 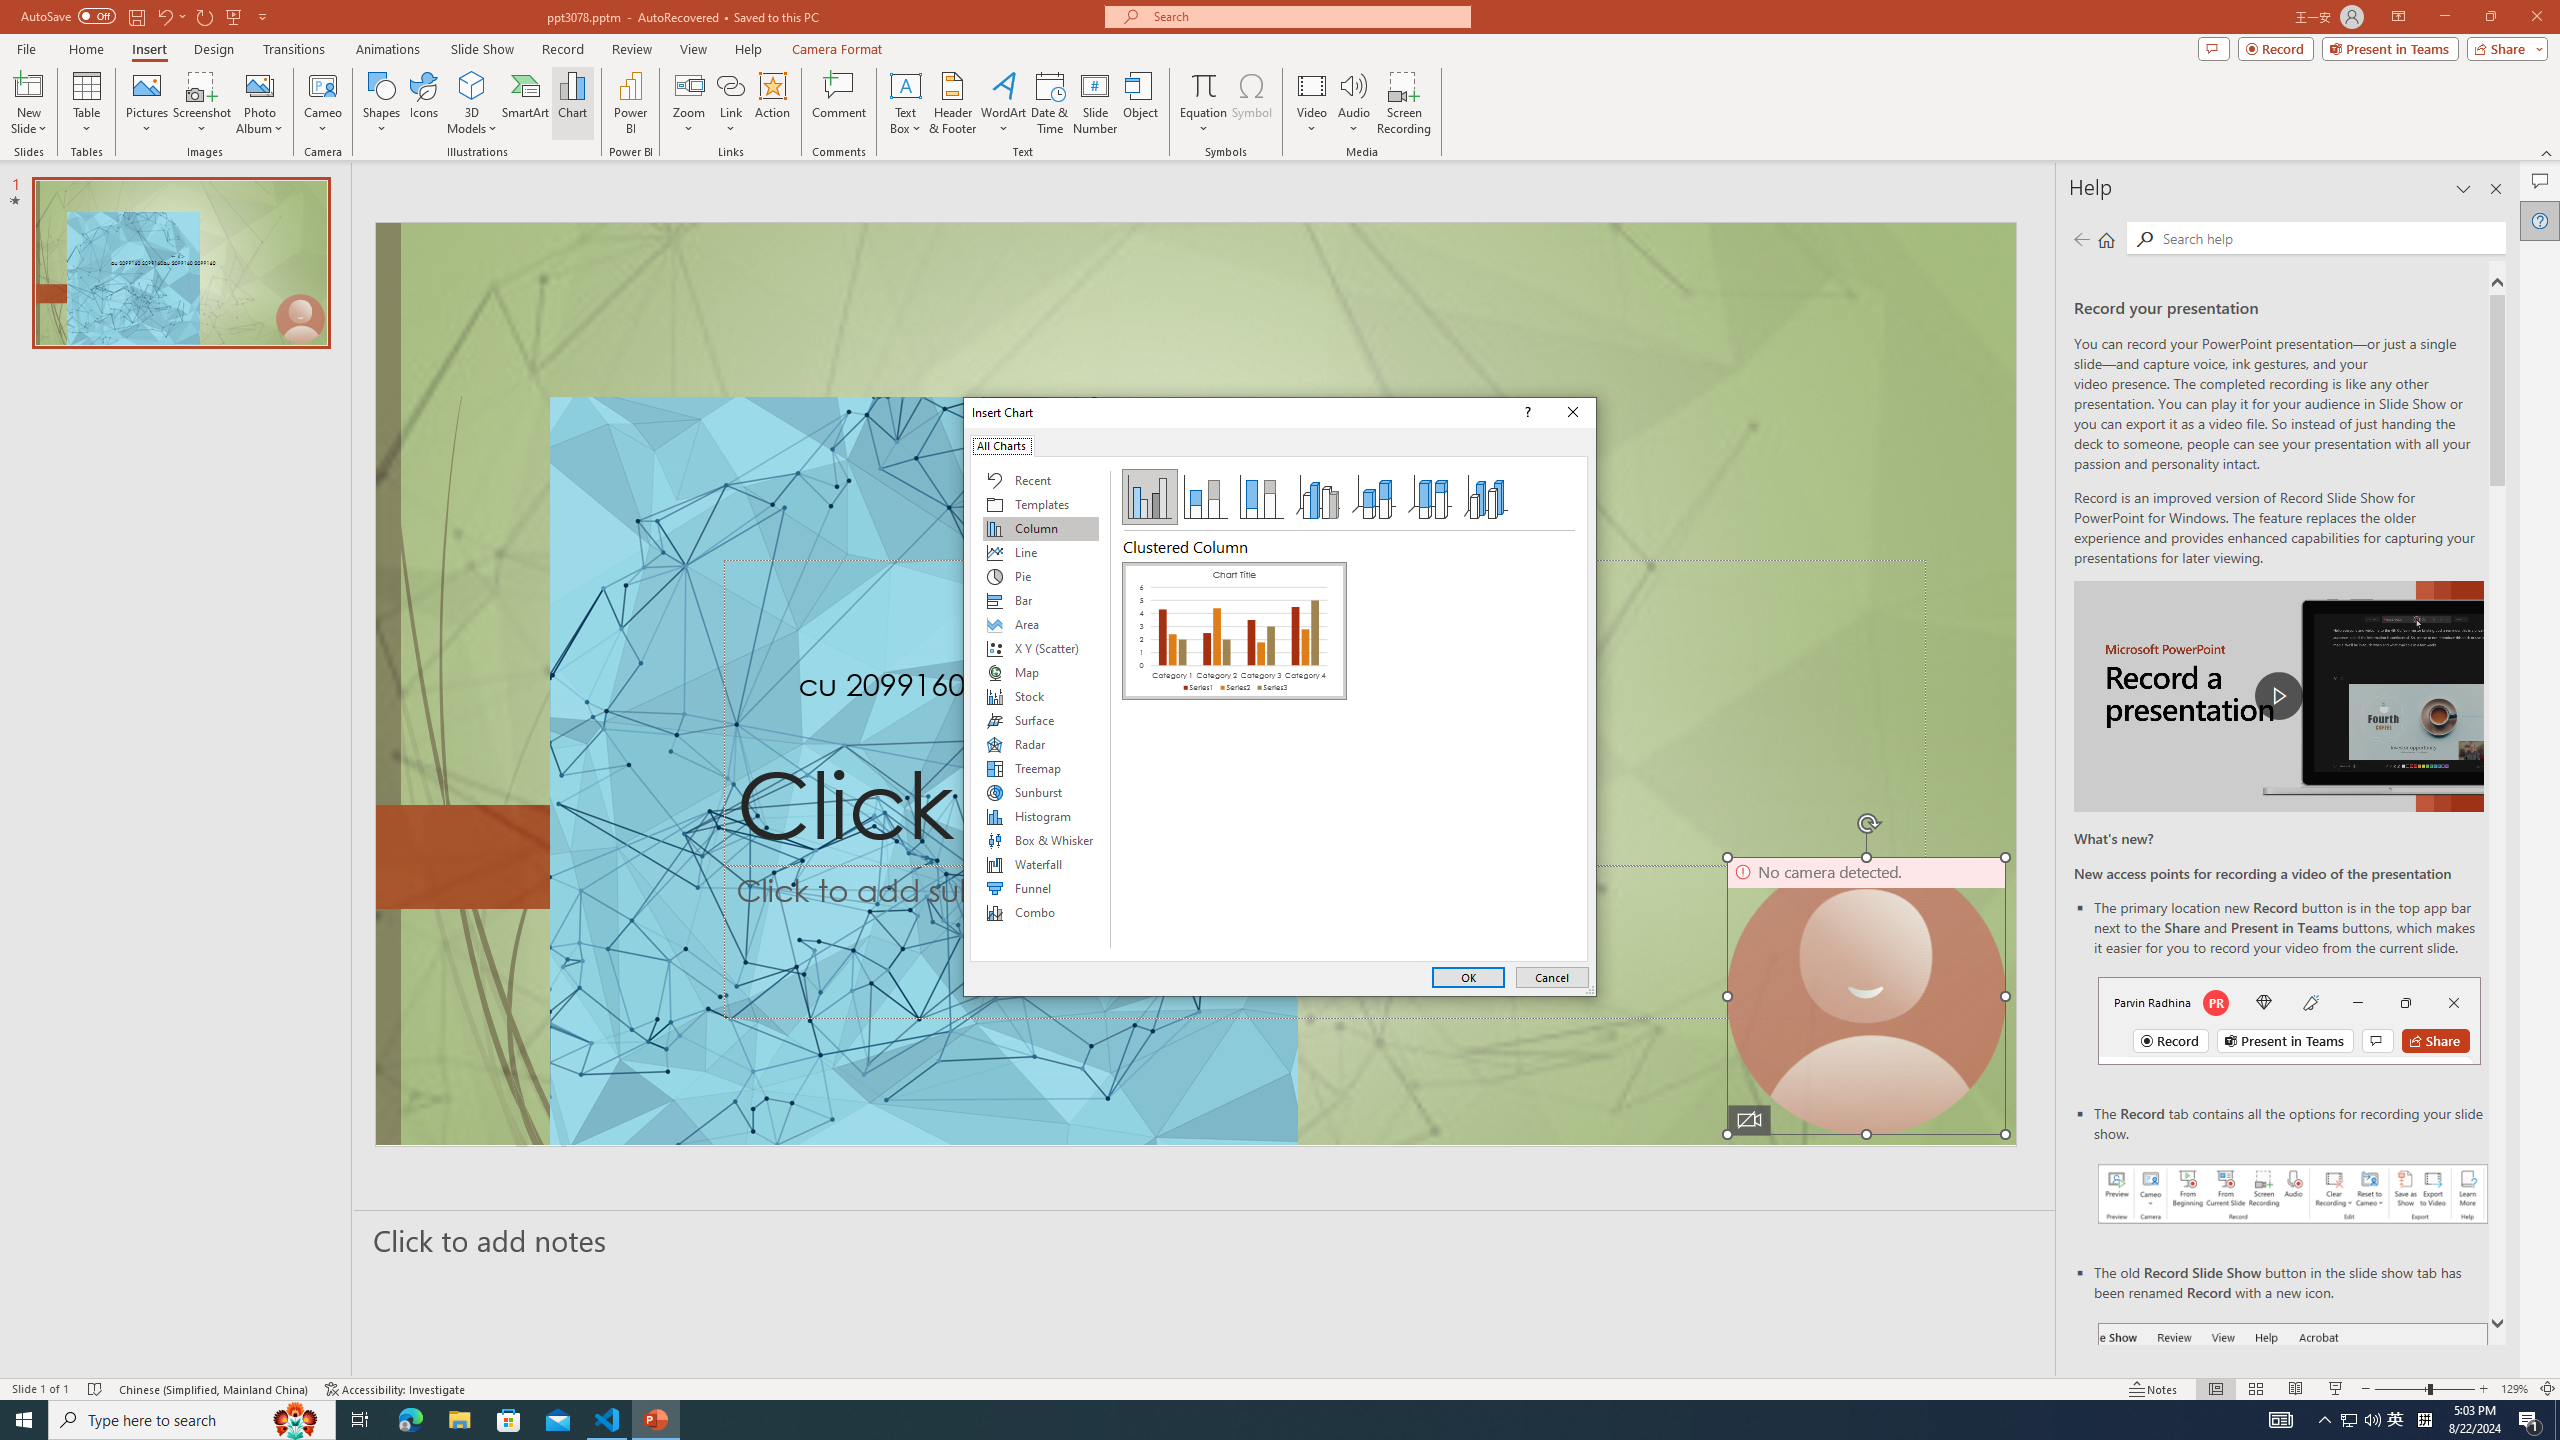 I want to click on 'Draw Horizontal Text Box', so click(x=905, y=84).